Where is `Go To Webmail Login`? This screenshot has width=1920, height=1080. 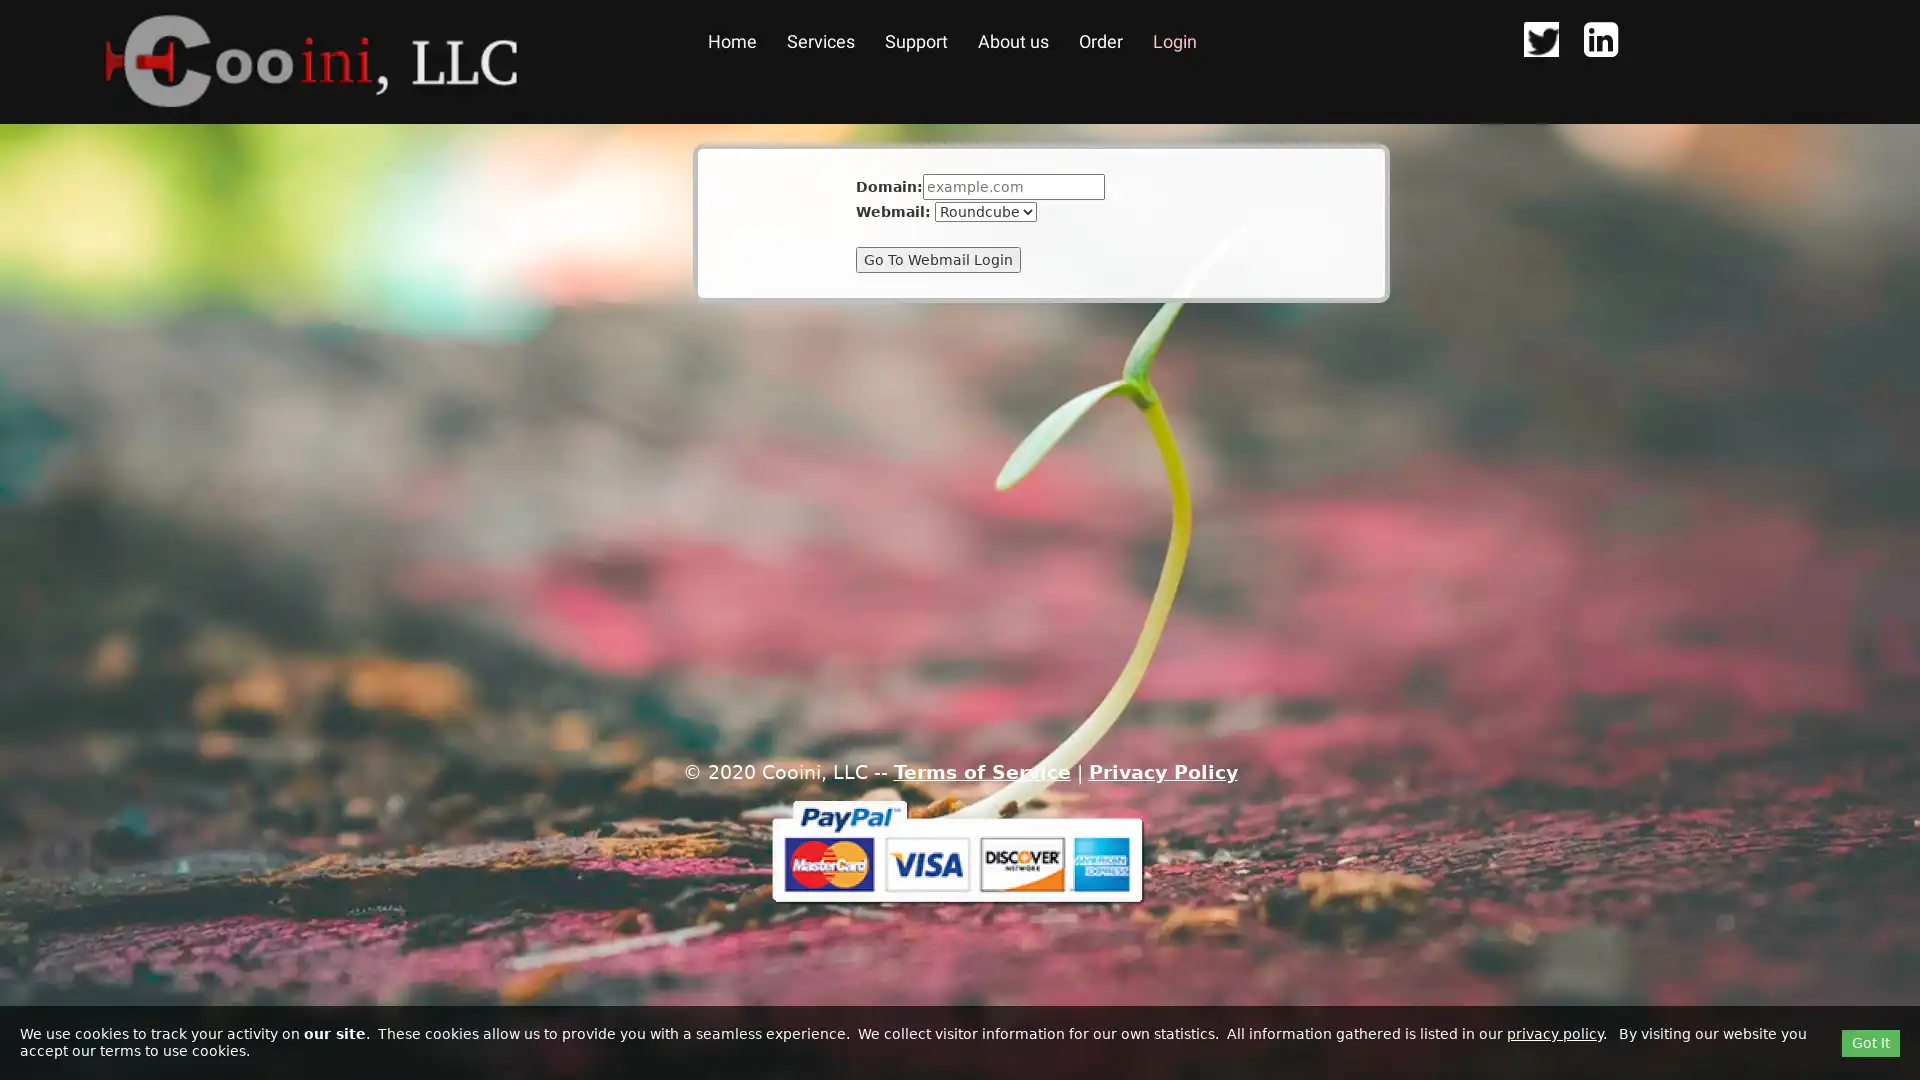
Go To Webmail Login is located at coordinates (937, 258).